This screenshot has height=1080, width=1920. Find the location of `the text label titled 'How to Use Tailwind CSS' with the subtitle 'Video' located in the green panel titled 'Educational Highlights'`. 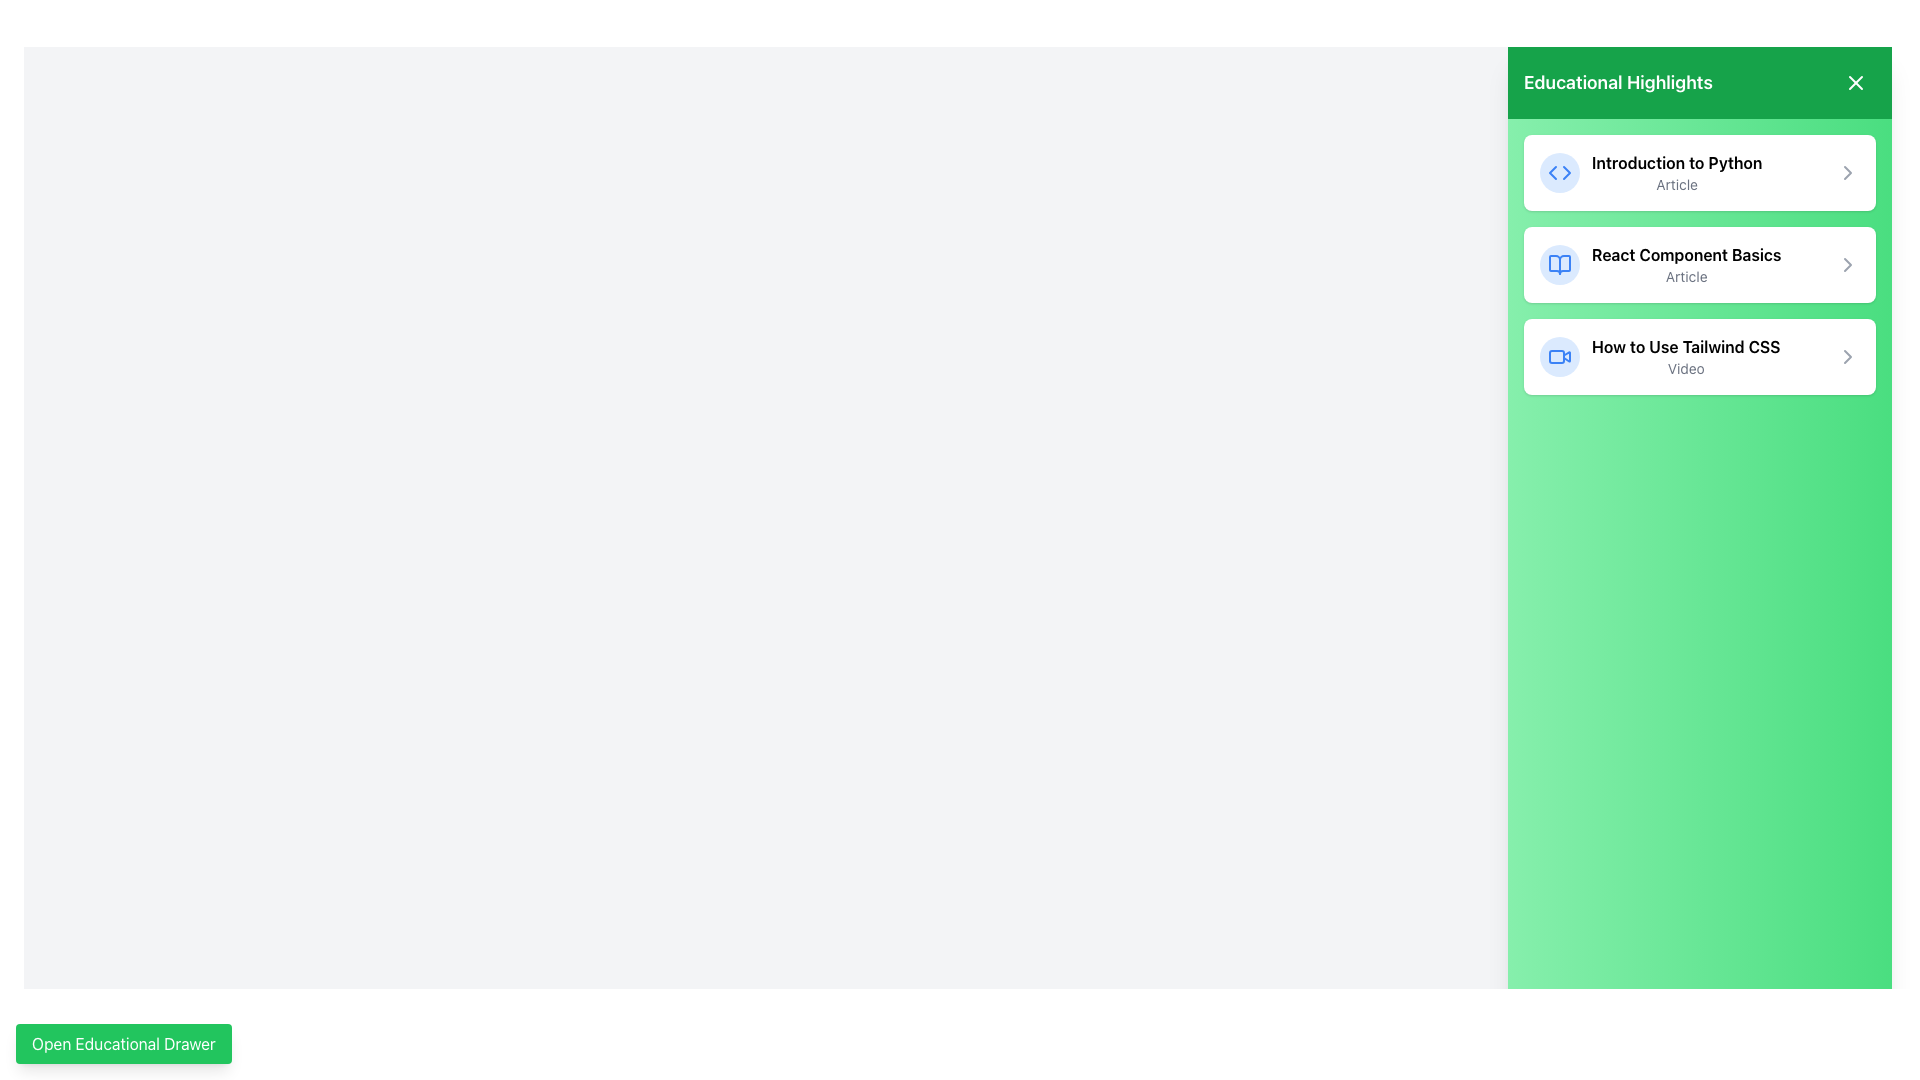

the text label titled 'How to Use Tailwind CSS' with the subtitle 'Video' located in the green panel titled 'Educational Highlights' is located at coordinates (1685, 356).